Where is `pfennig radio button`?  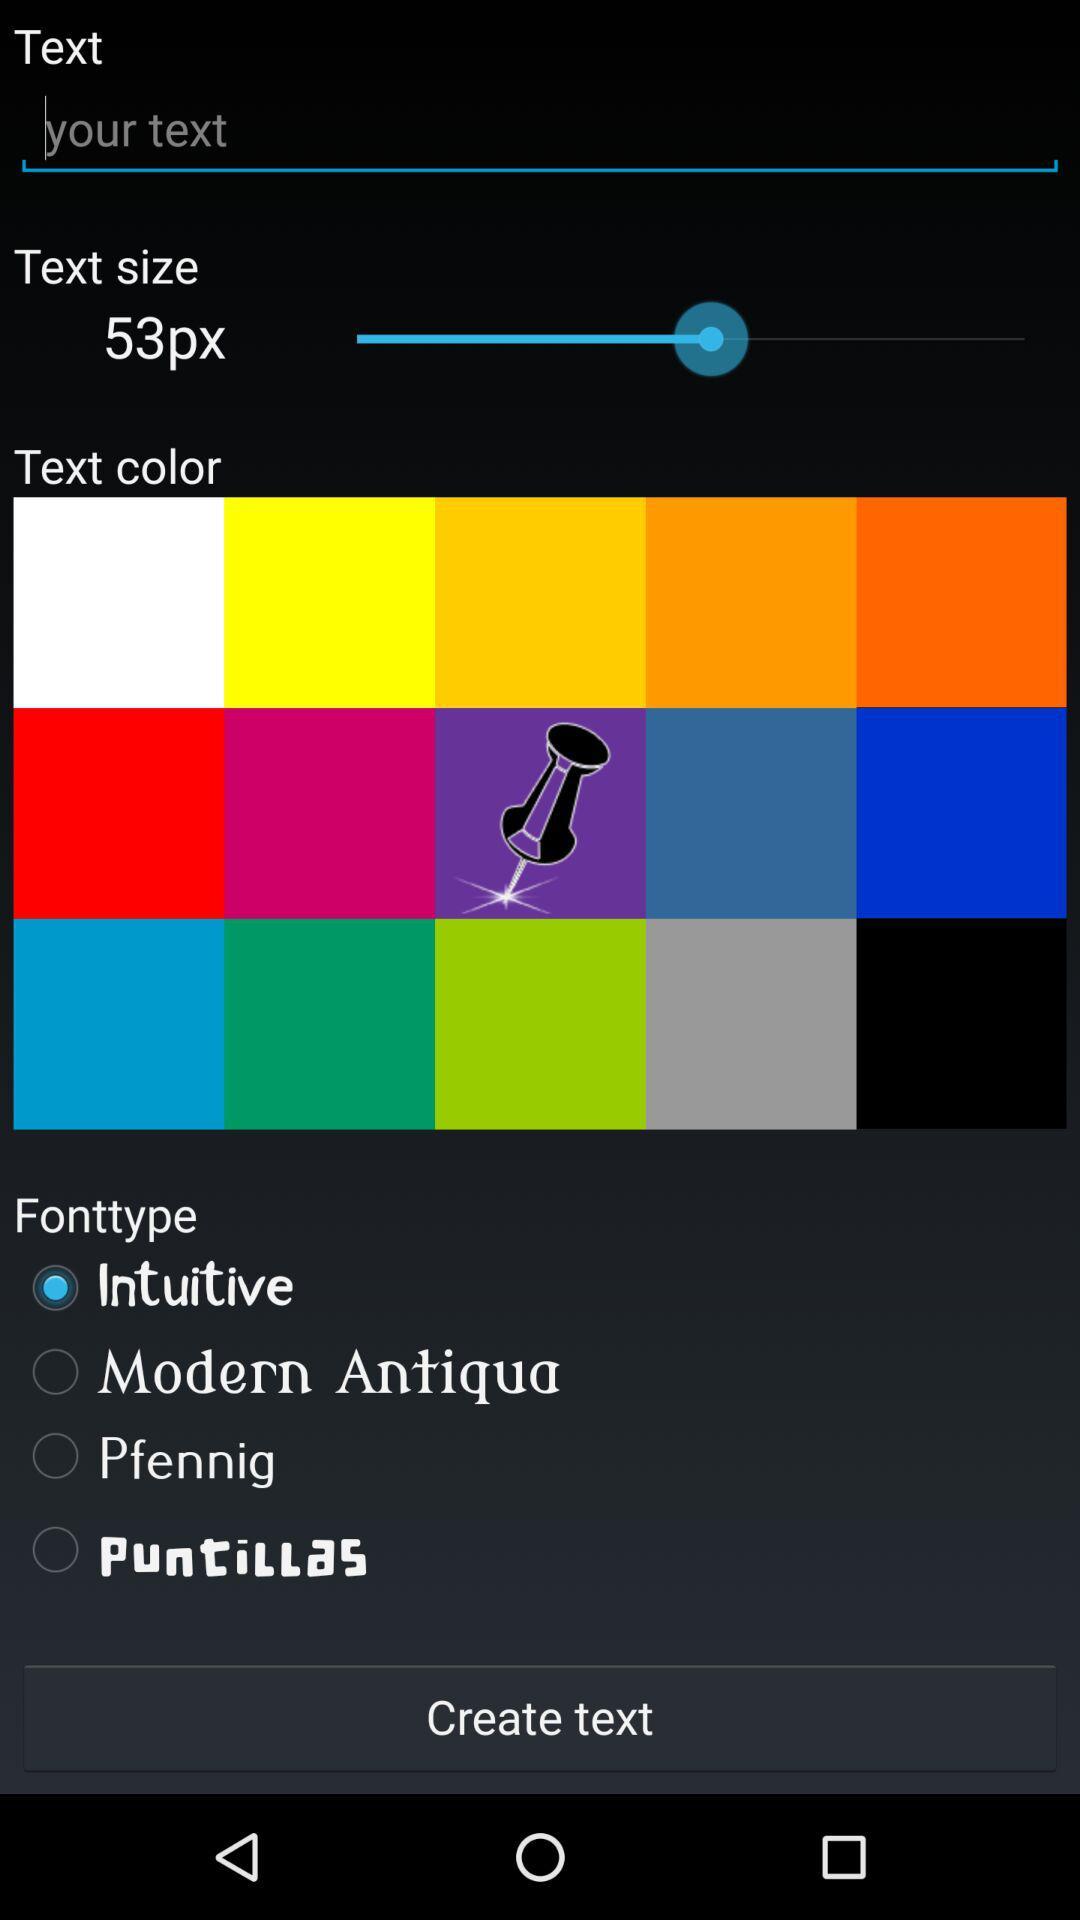 pfennig radio button is located at coordinates (540, 1455).